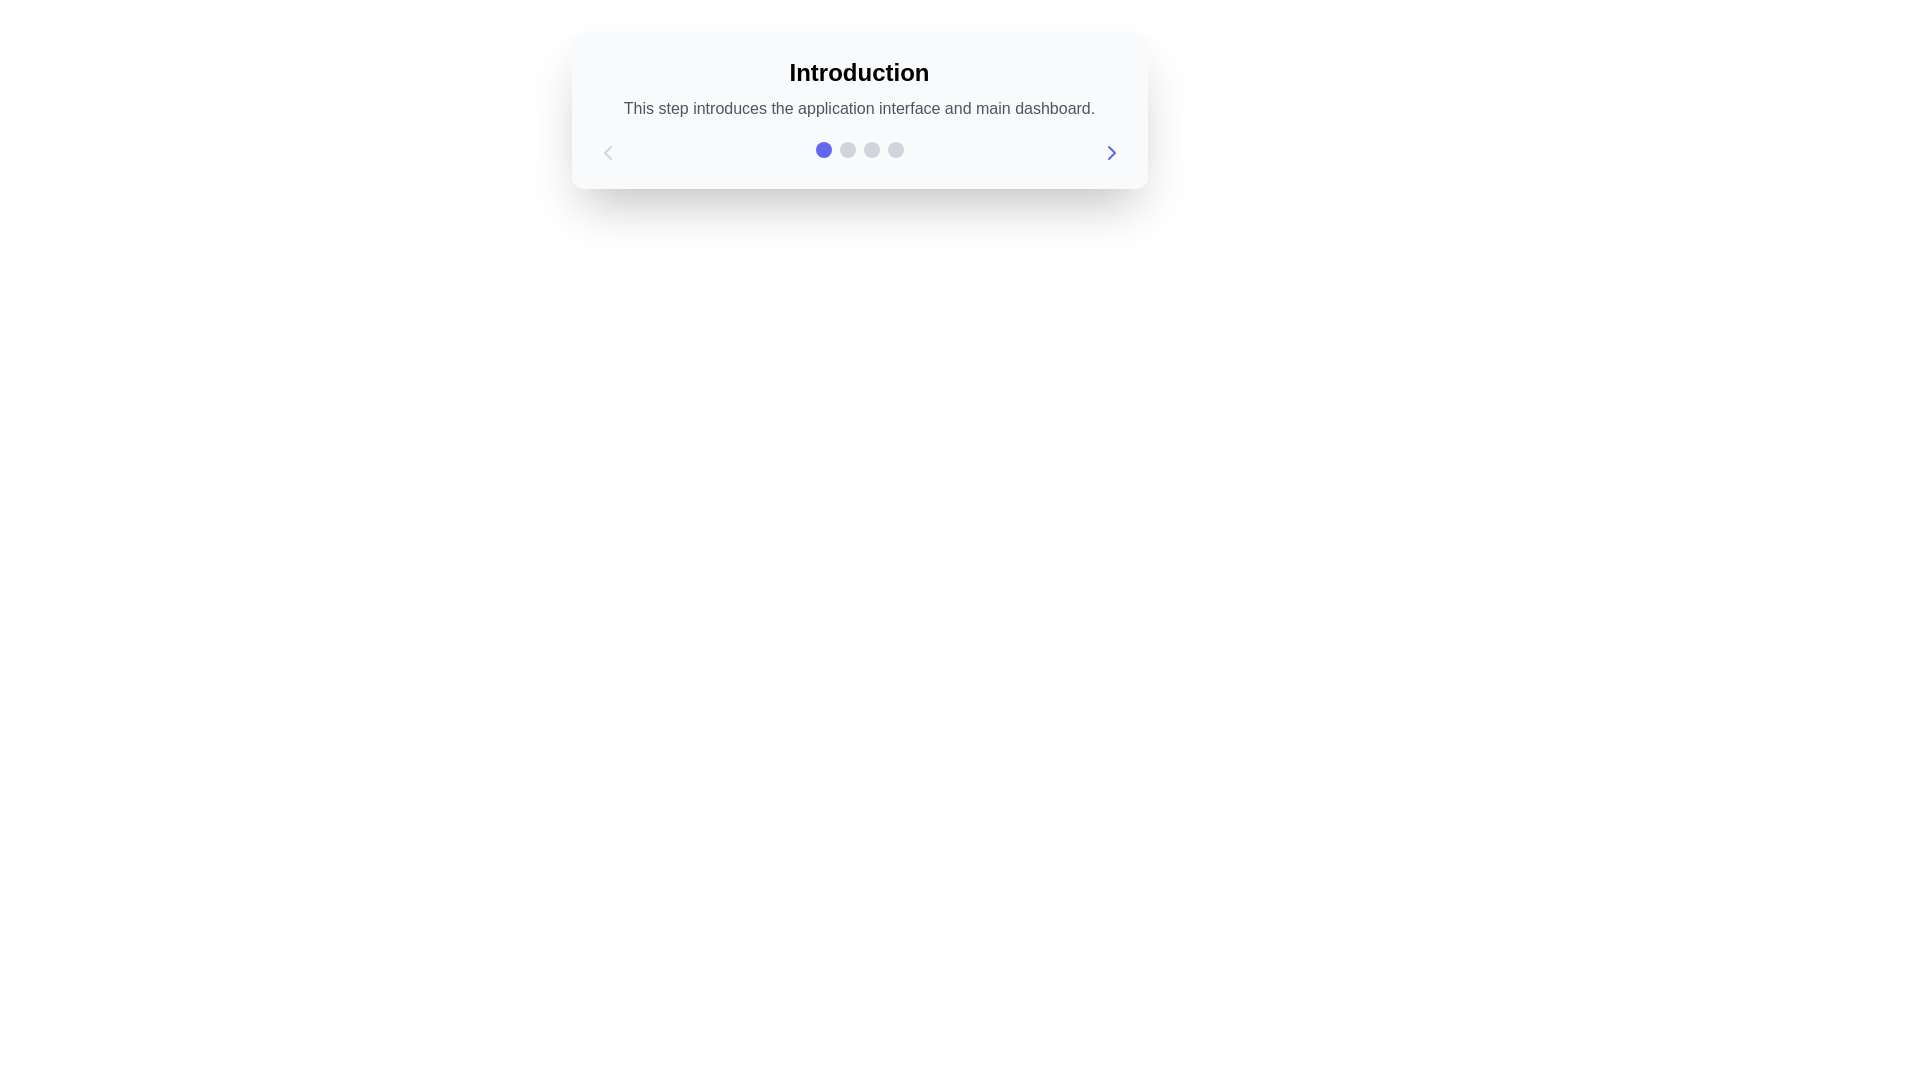  What do you see at coordinates (894, 149) in the screenshot?
I see `the fourth and last dot of the Progress Indicator in the multi-step interface located at the bottom of the 'Introduction' card` at bounding box center [894, 149].